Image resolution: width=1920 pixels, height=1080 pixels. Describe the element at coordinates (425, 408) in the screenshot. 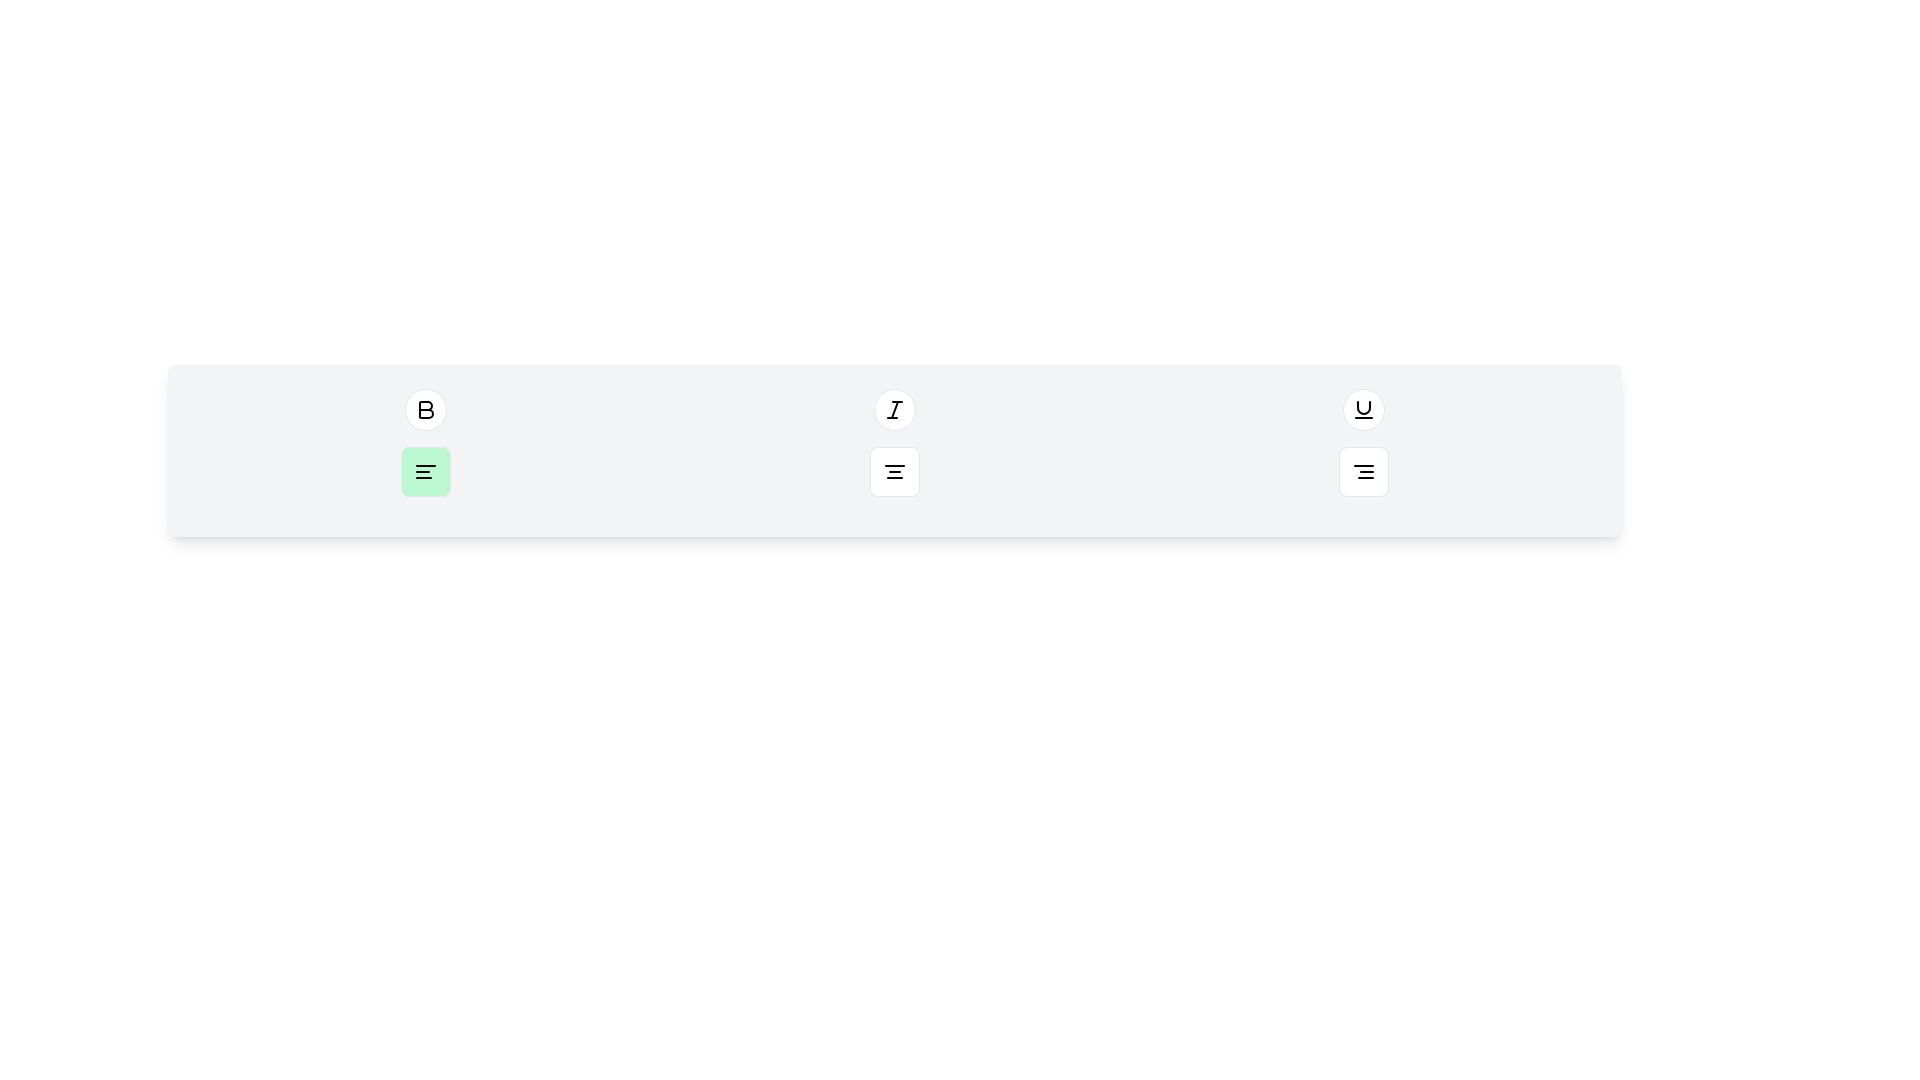

I see `the circular button with a bold 'B' icon` at that location.